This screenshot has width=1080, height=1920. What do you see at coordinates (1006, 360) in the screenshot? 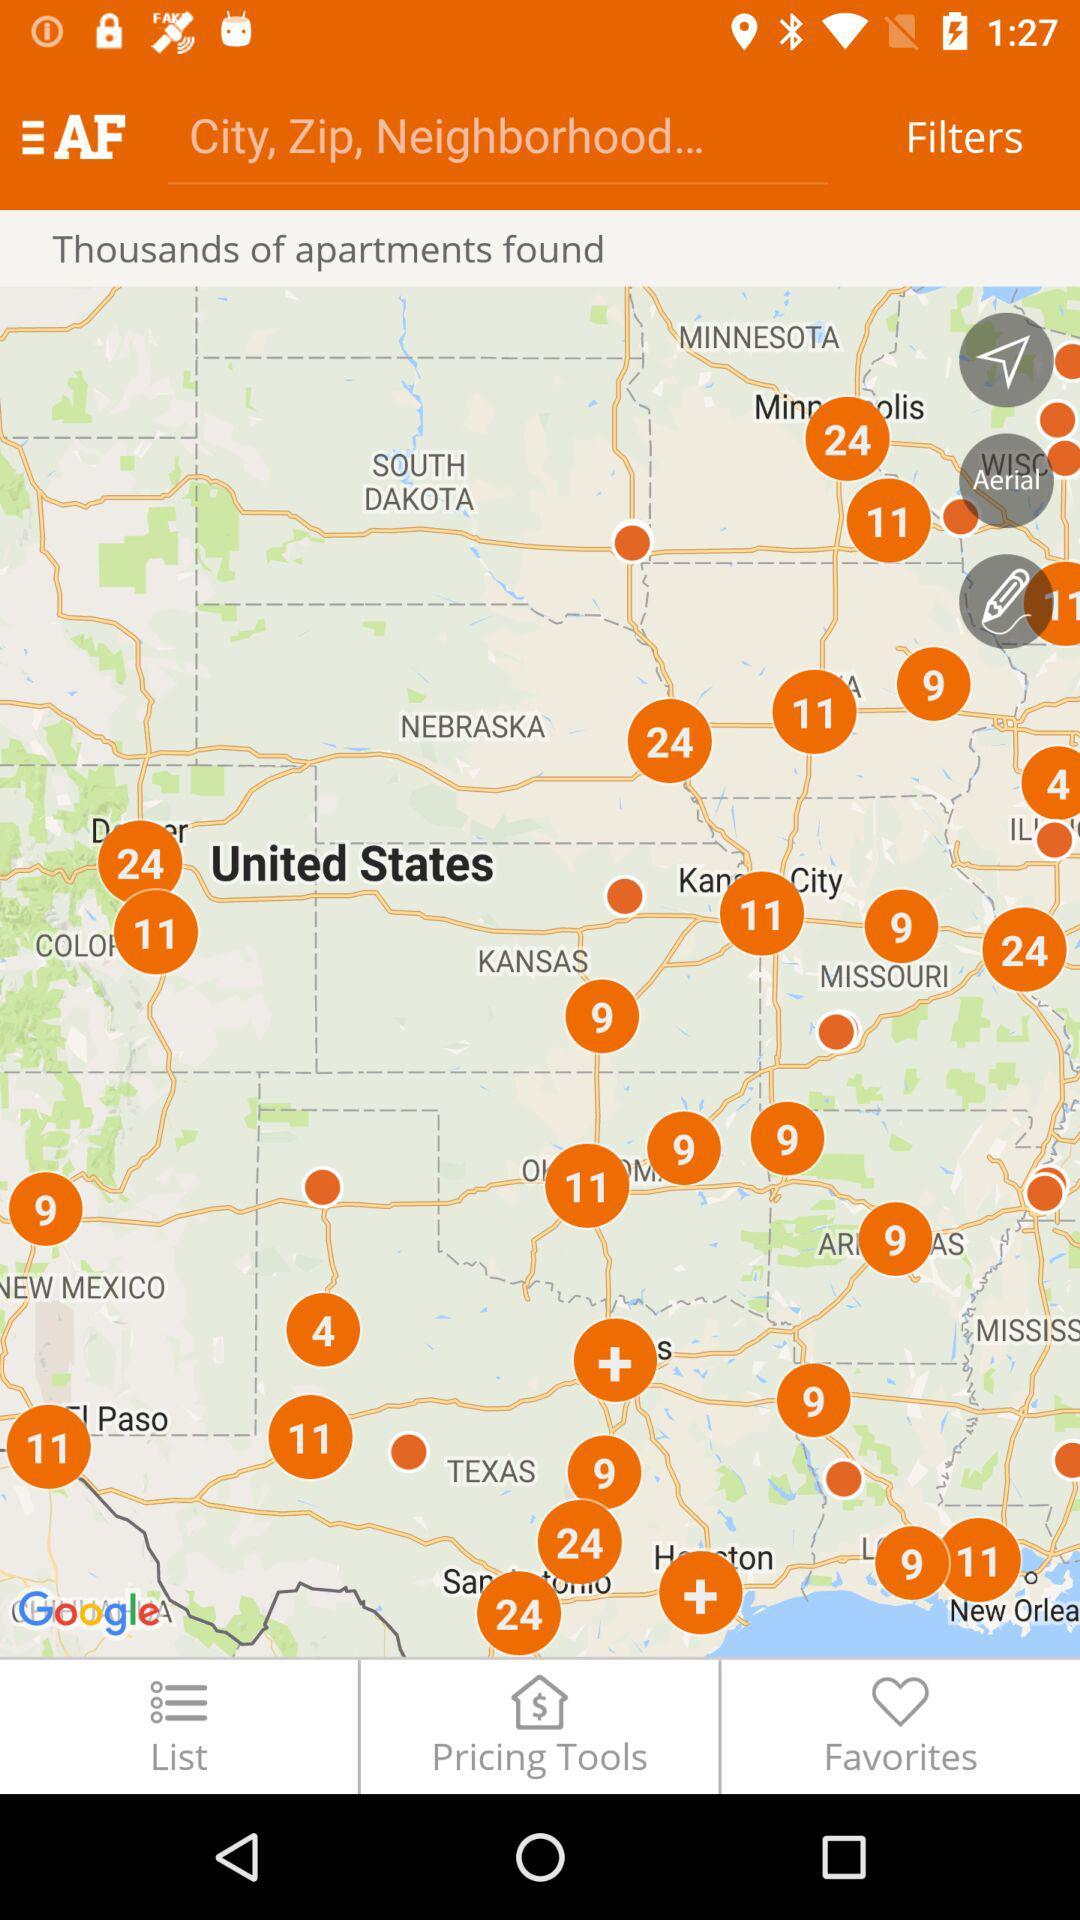
I see `extend map` at bounding box center [1006, 360].